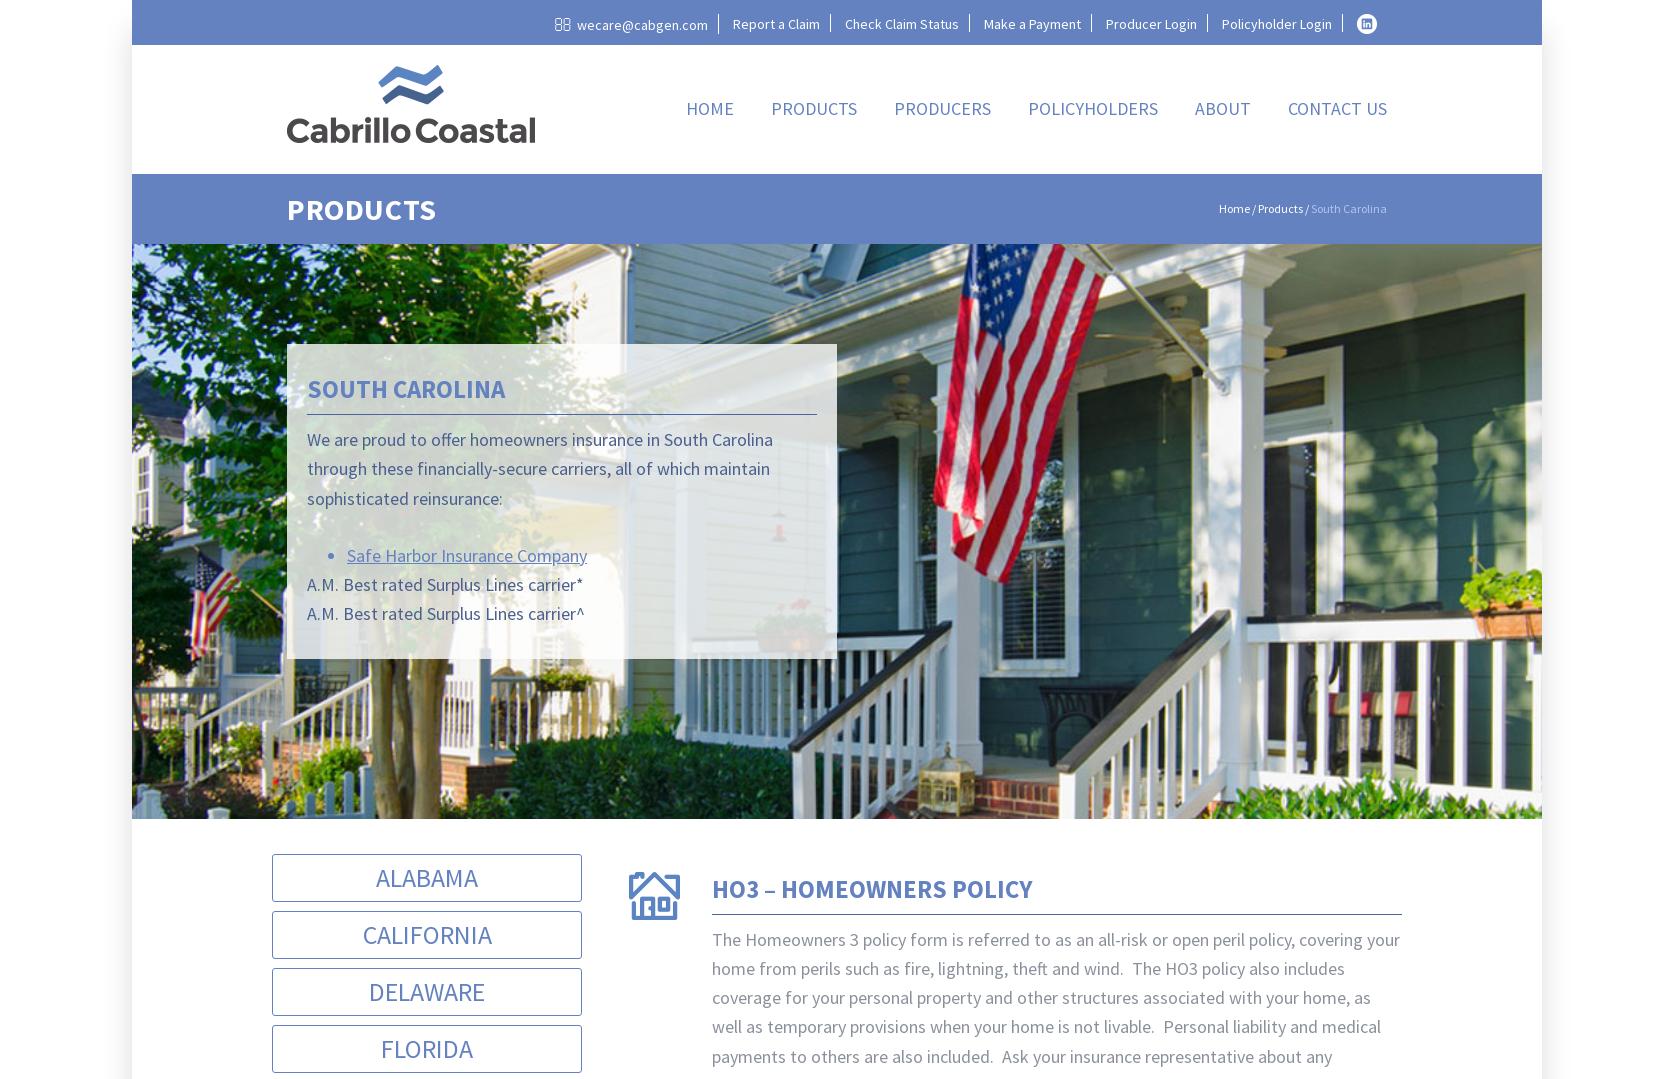 This screenshot has width=1674, height=1079. What do you see at coordinates (426, 1046) in the screenshot?
I see `'Florida'` at bounding box center [426, 1046].